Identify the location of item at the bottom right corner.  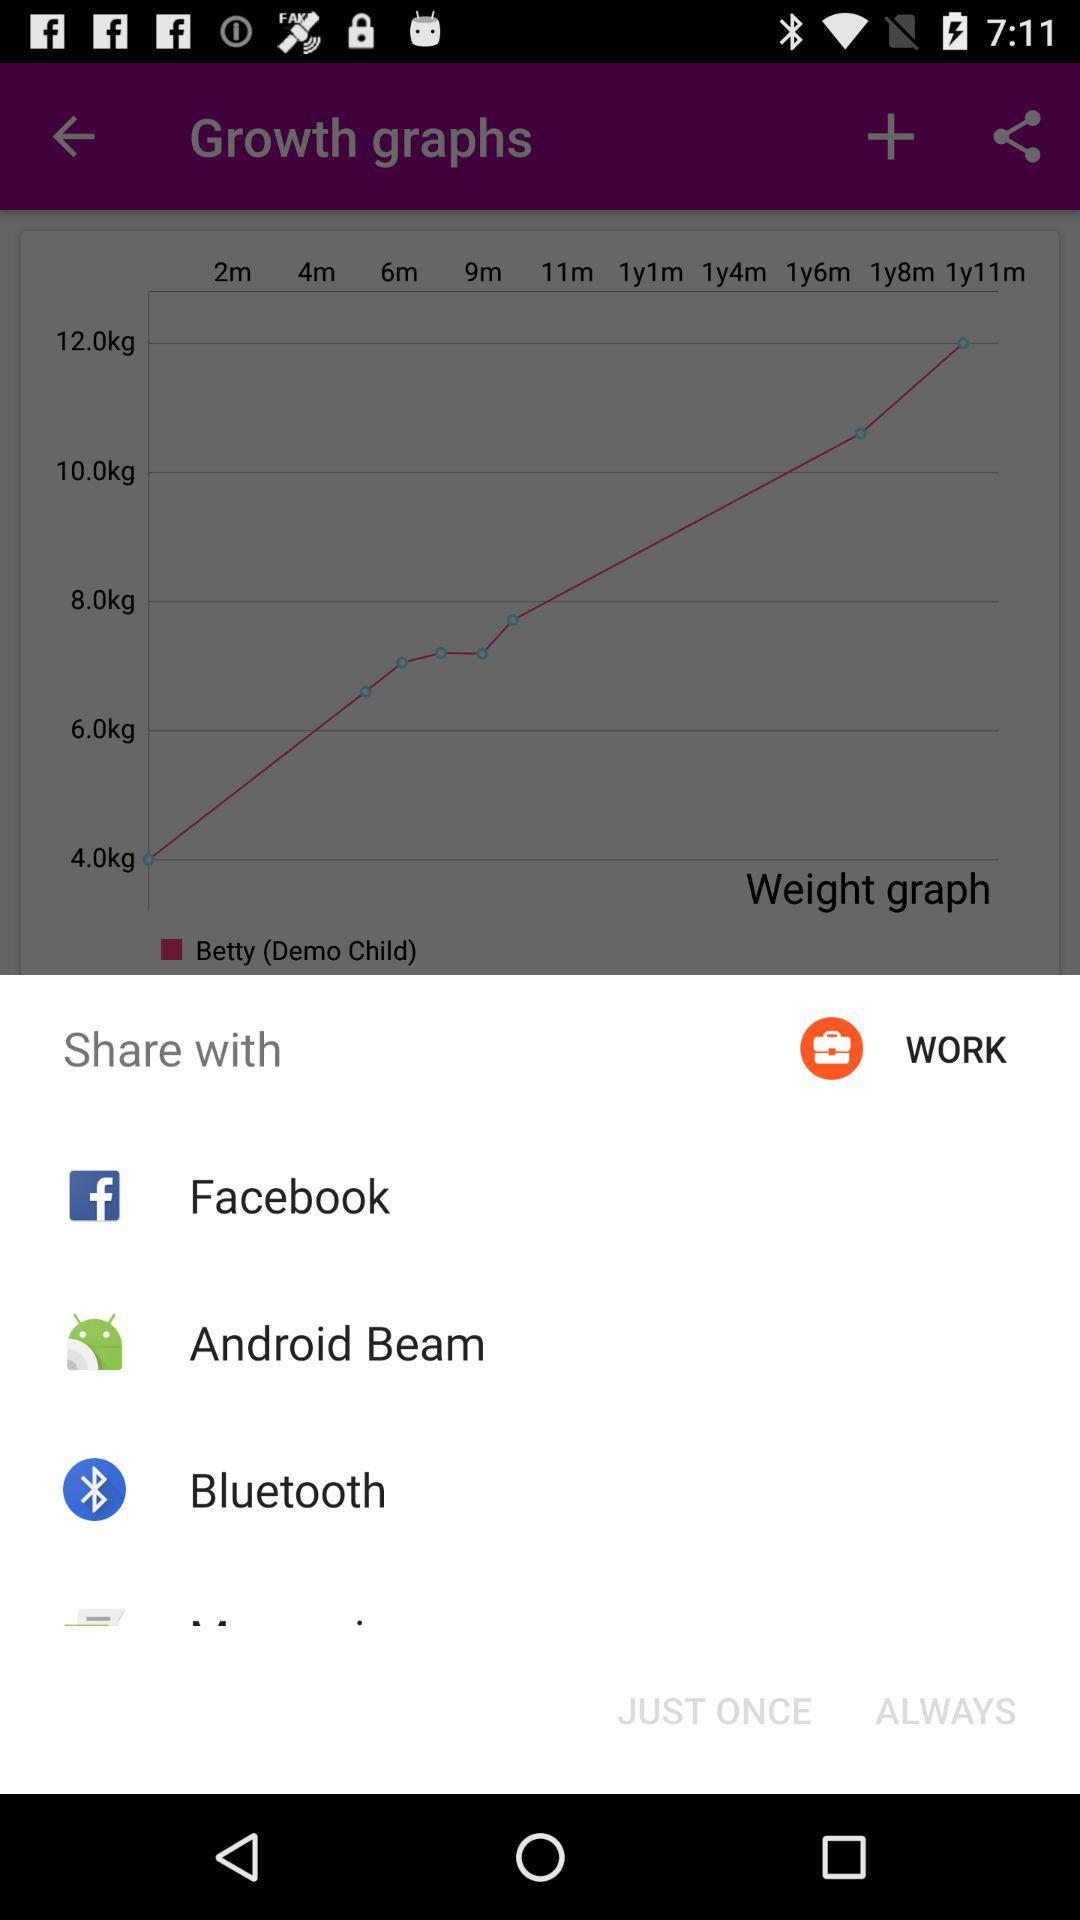
(945, 1708).